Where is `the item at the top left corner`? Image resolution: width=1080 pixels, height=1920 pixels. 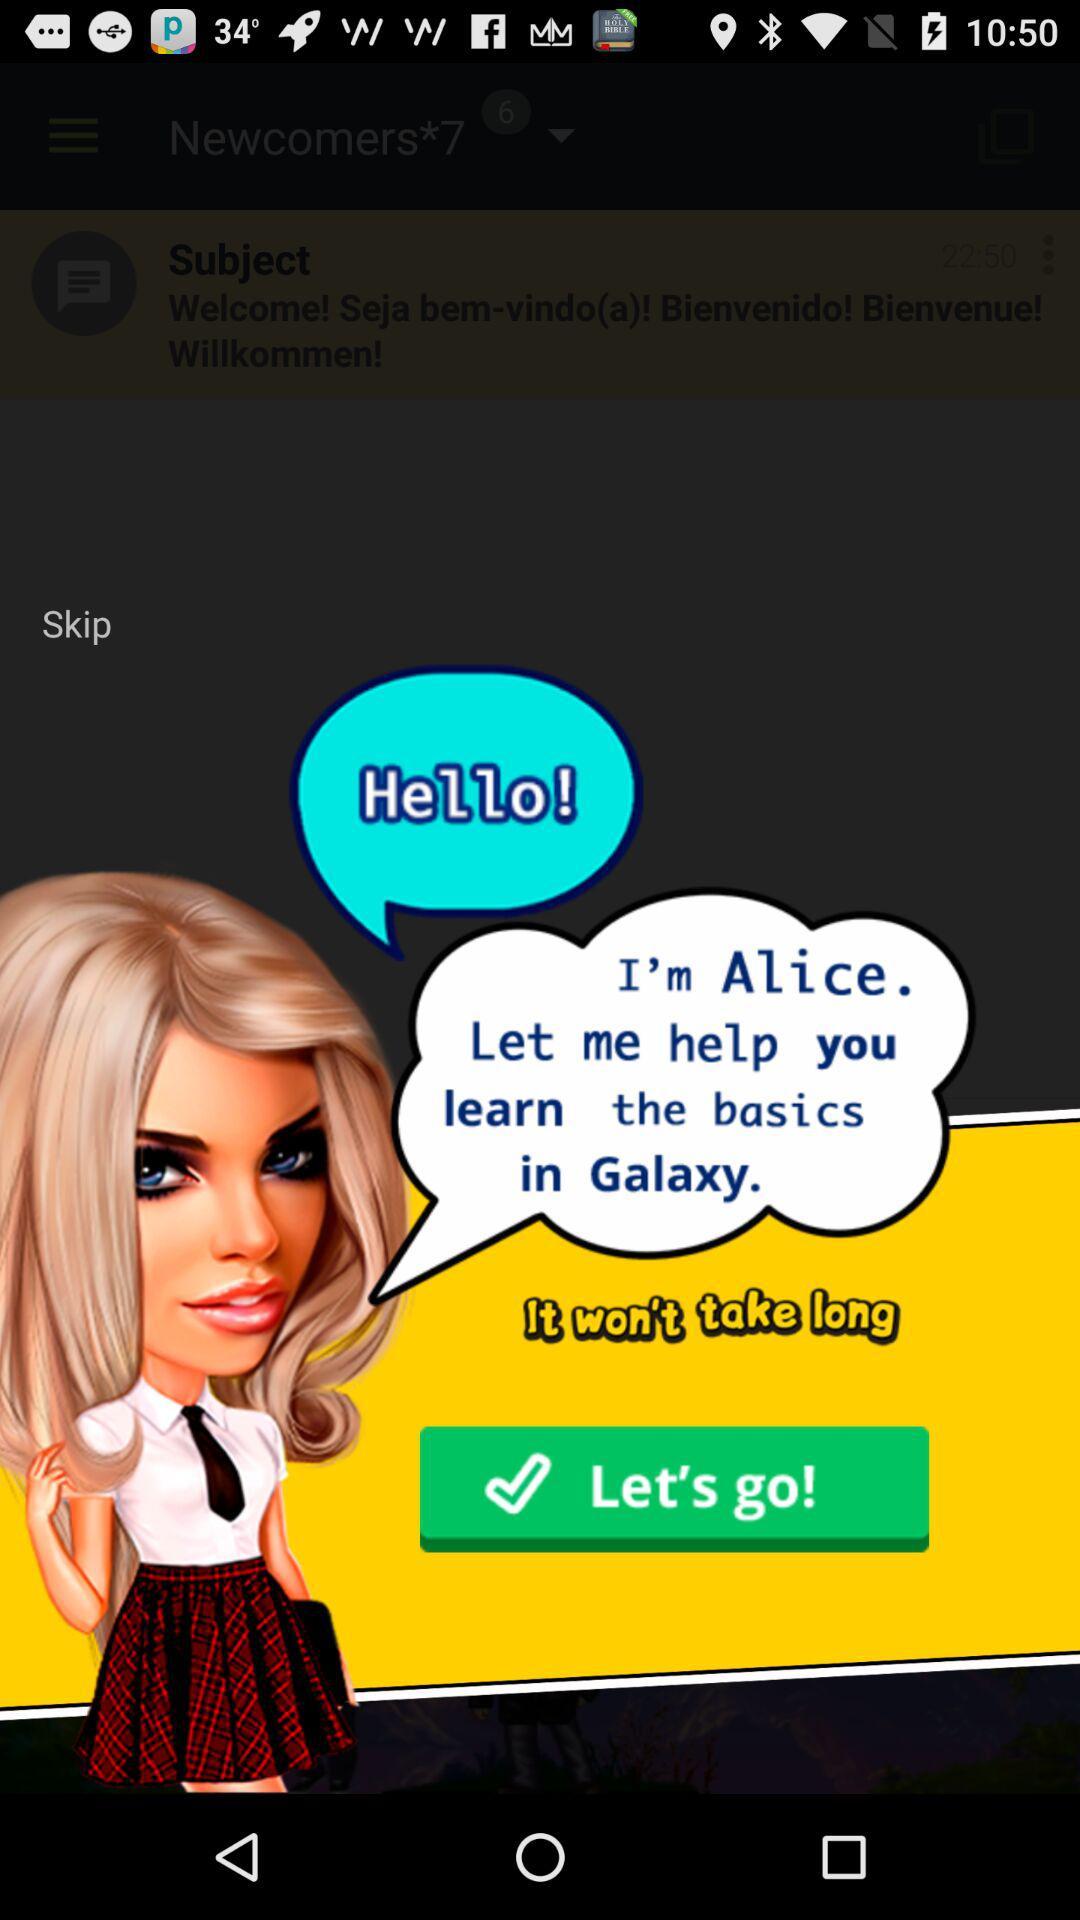
the item at the top left corner is located at coordinates (75, 622).